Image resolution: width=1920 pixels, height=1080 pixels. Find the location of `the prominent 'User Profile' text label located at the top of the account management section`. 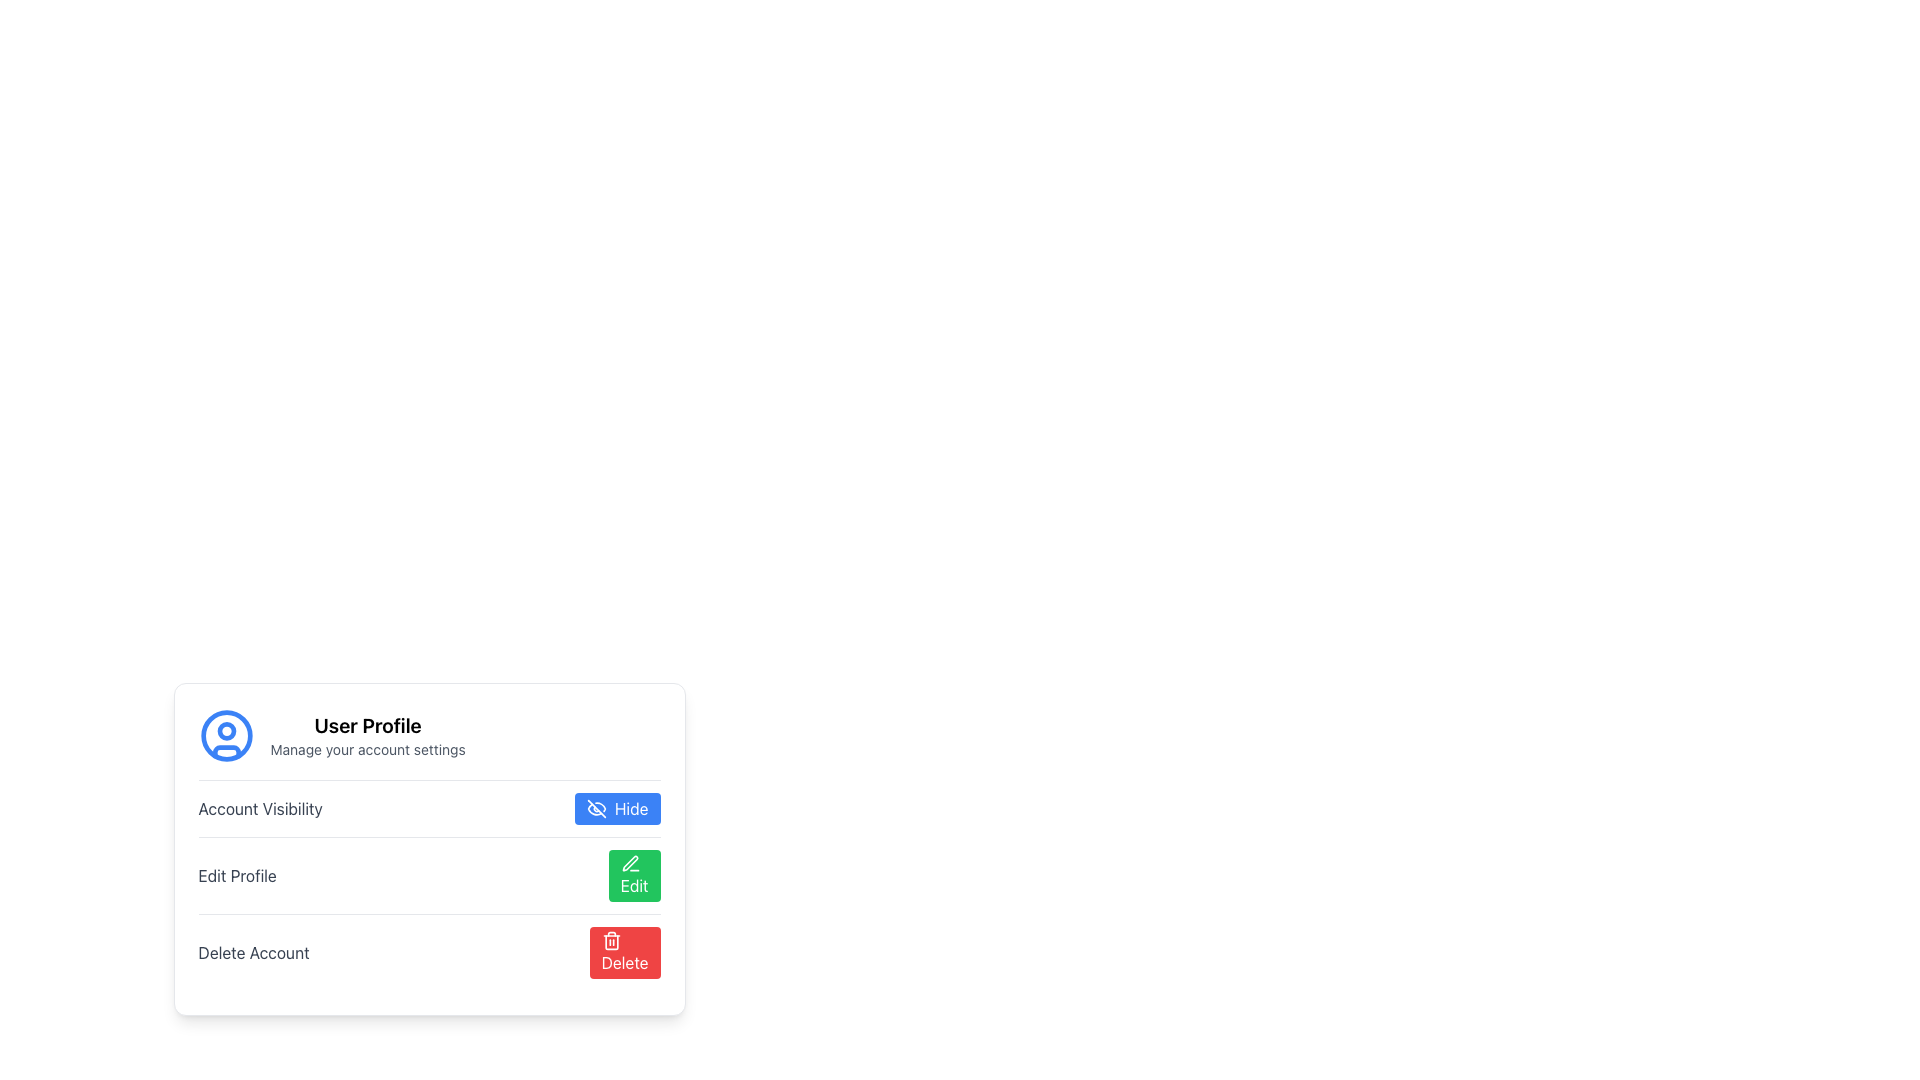

the prominent 'User Profile' text label located at the top of the account management section is located at coordinates (368, 725).